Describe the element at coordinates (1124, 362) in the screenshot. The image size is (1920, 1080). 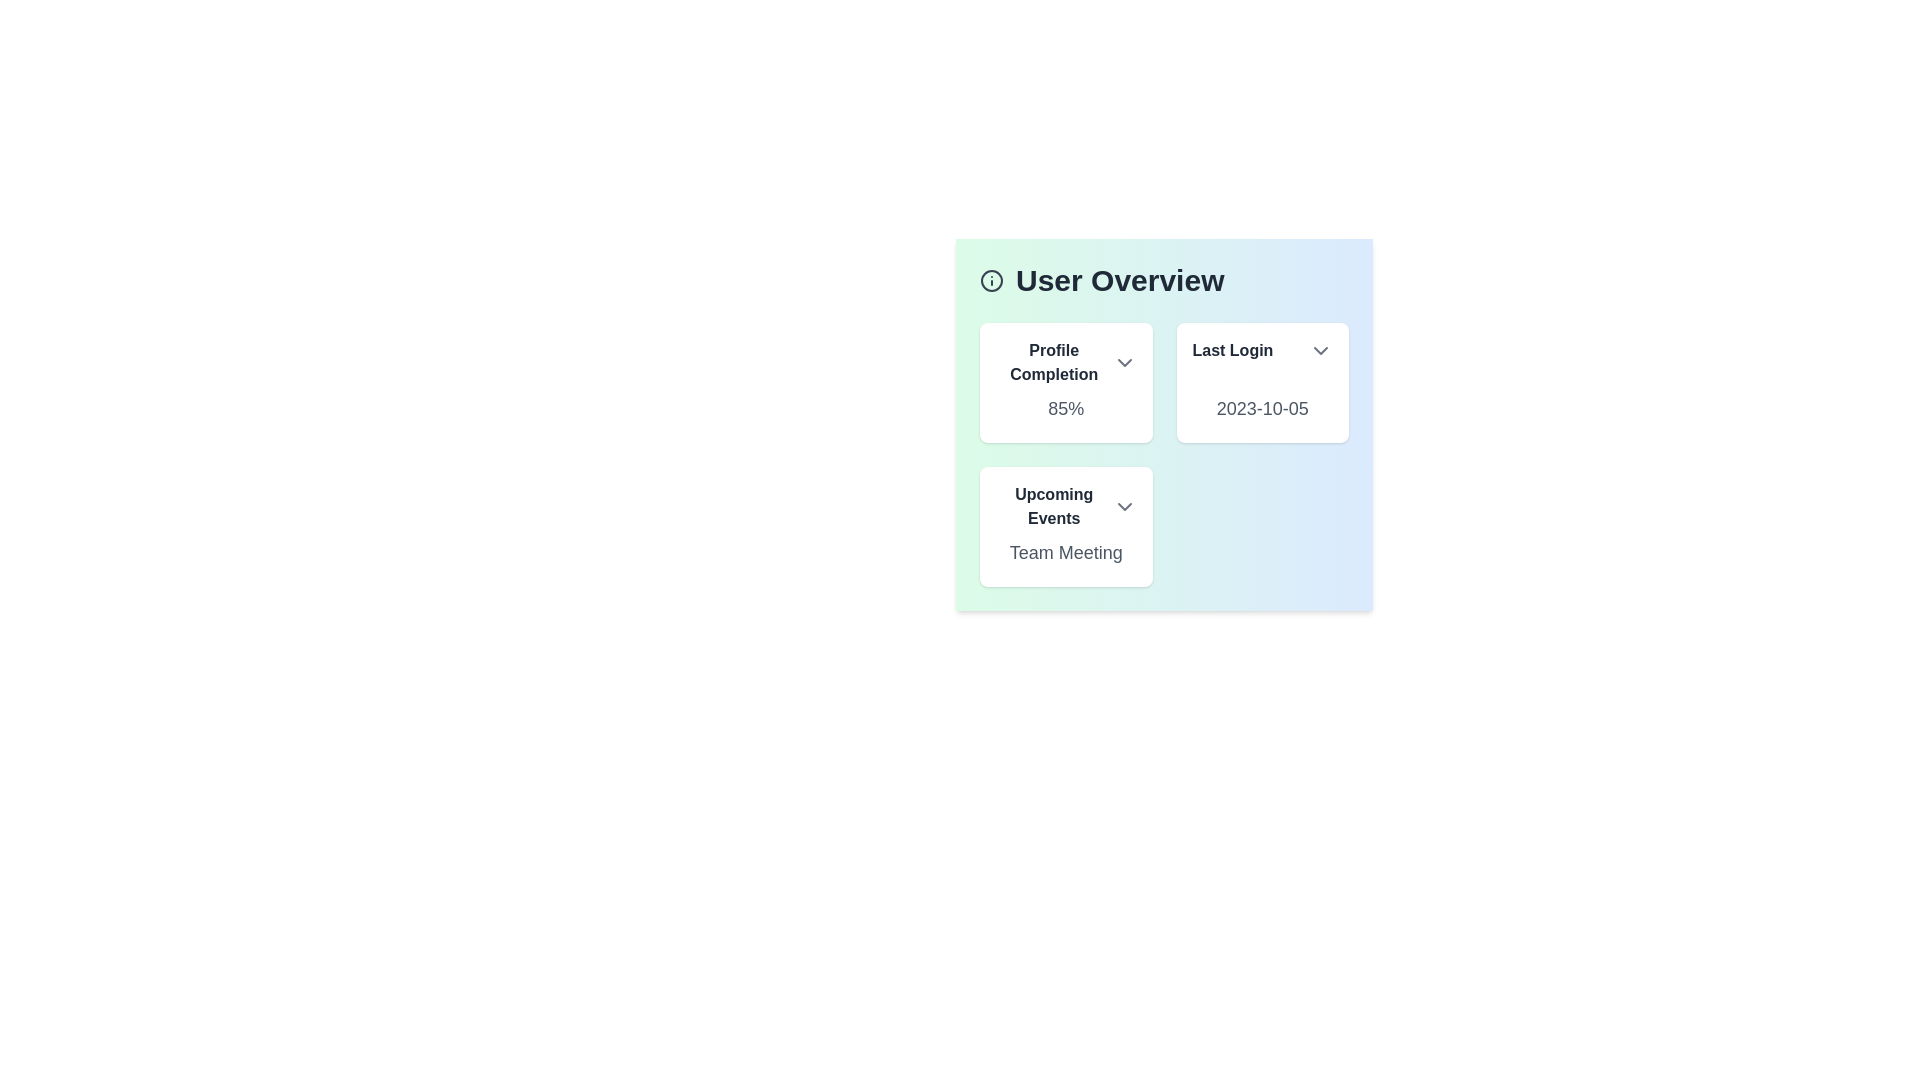
I see `the dropdown toggle icon located to the right of the 'Profile Completion' text` at that location.